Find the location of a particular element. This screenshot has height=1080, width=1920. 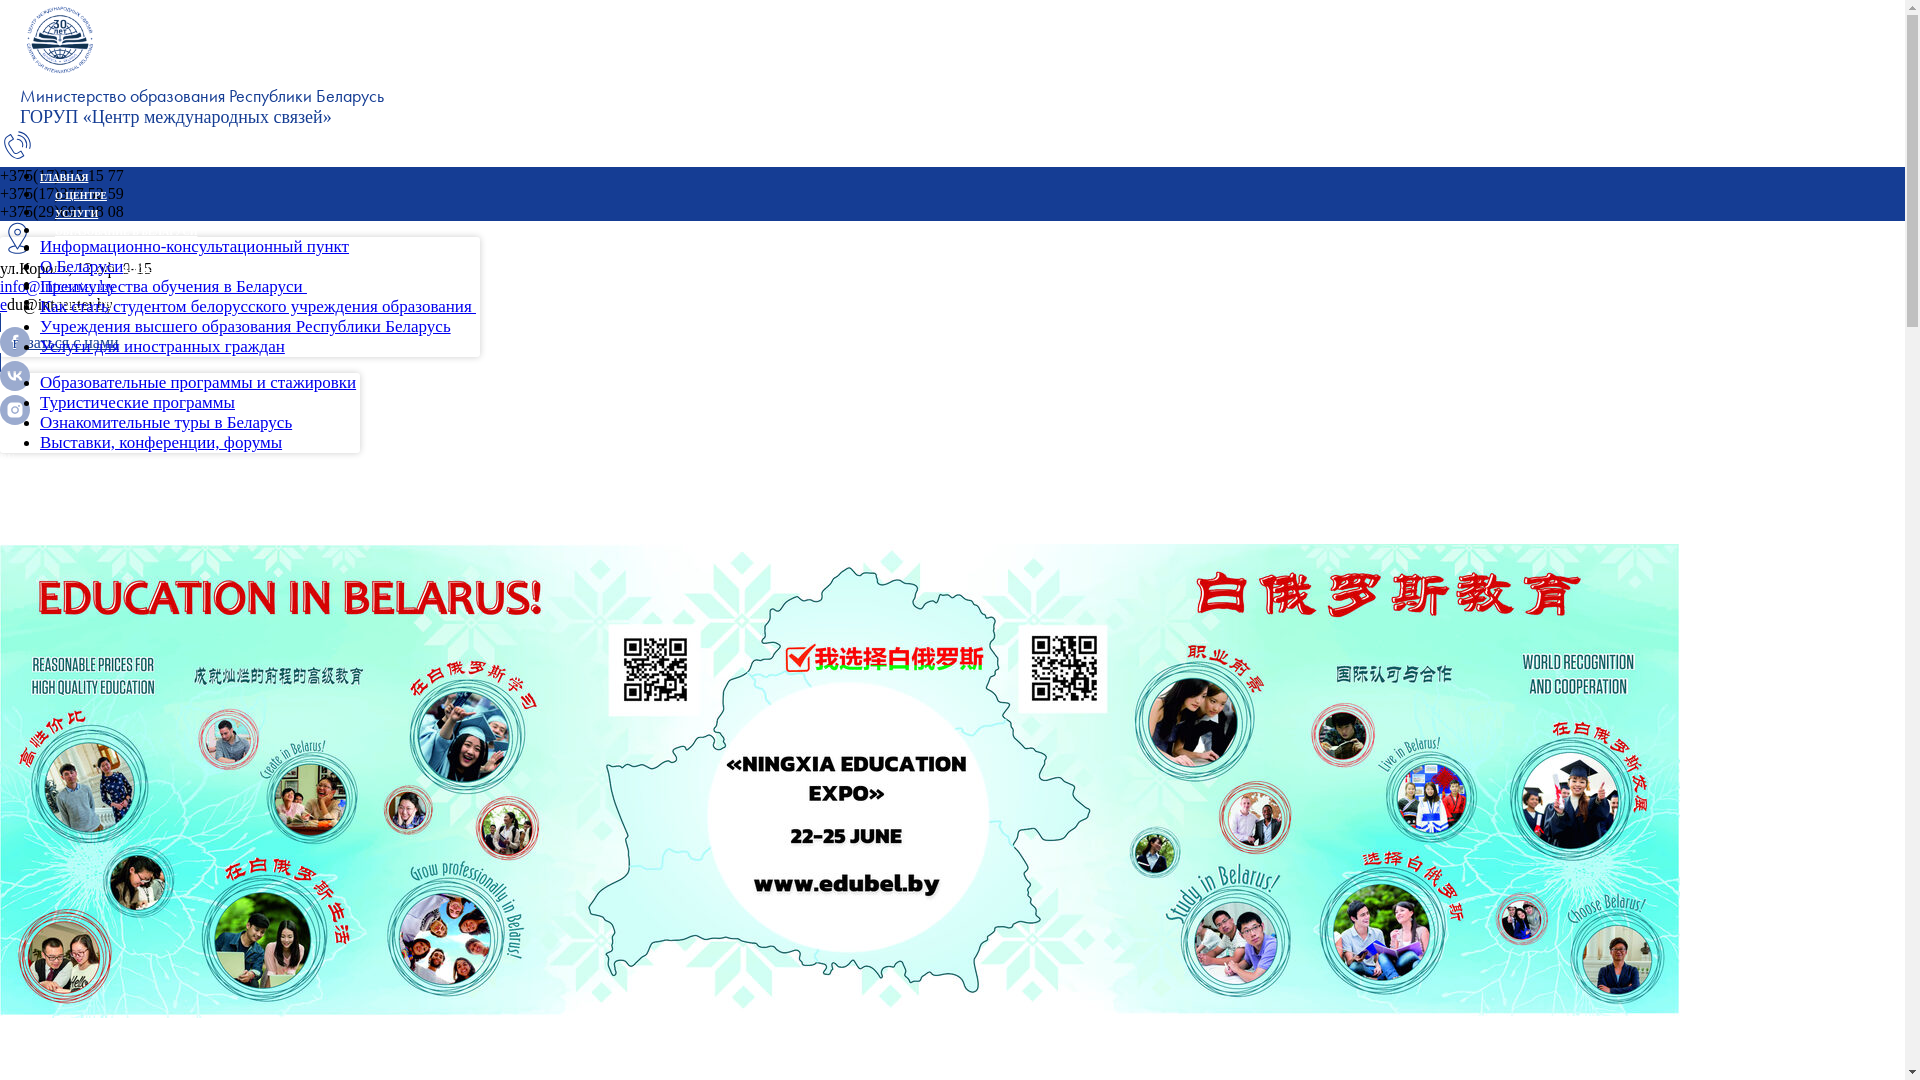

'EN' is located at coordinates (6, 438).